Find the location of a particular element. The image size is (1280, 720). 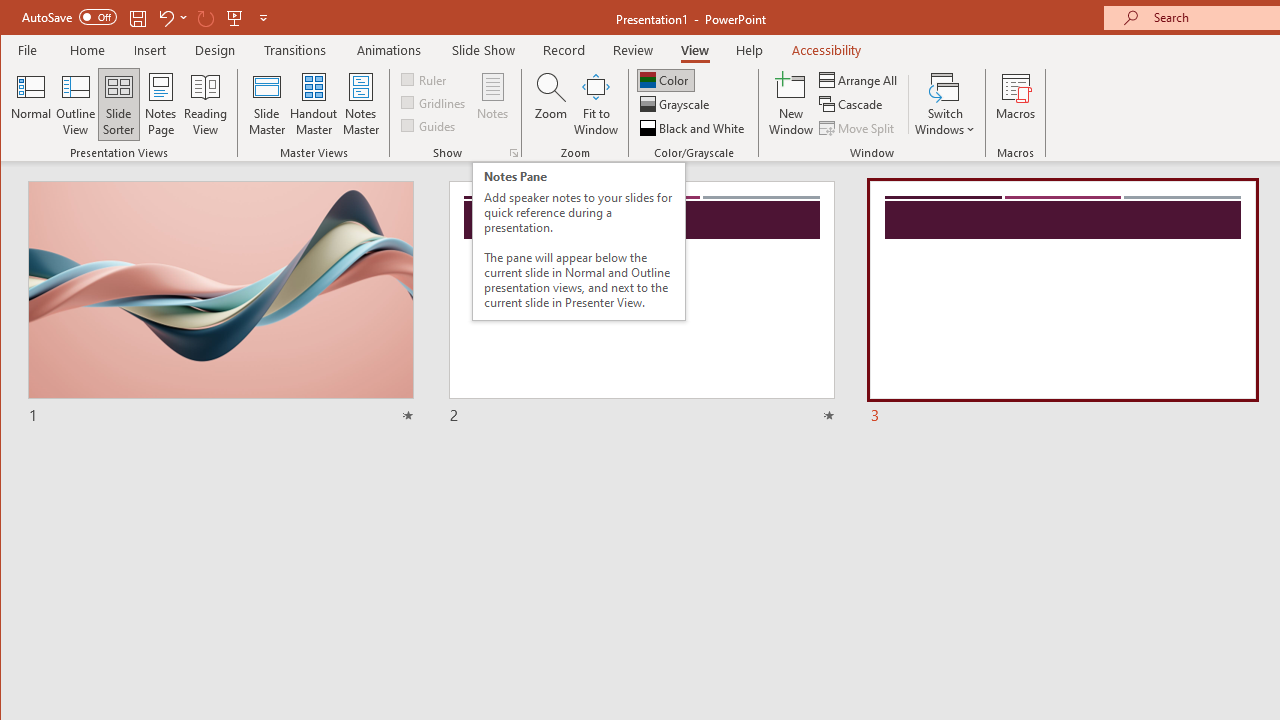

'Outline View' is located at coordinates (76, 104).